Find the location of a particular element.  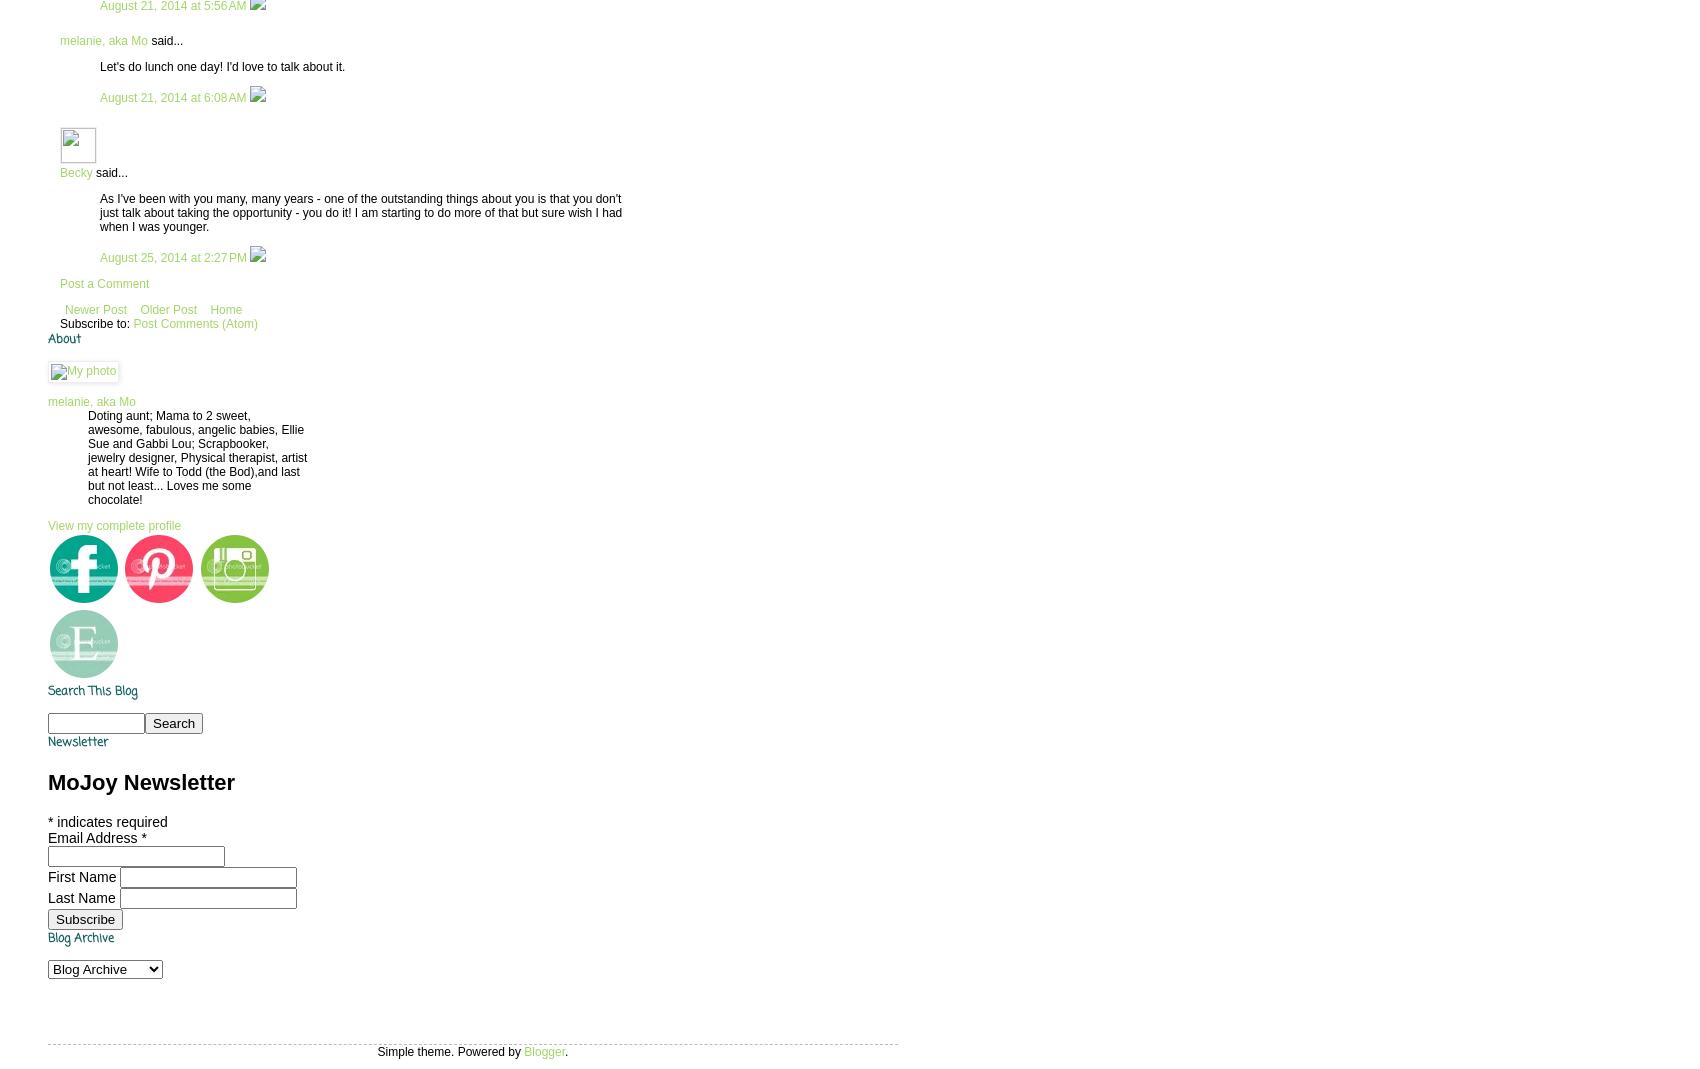

'As I've been with you many, many years - one of the outstanding things about you is that you don't just talk about taking the opportunity - you do it!  I am starting to do more of that but sure wish I had when I was younger.' is located at coordinates (99, 211).